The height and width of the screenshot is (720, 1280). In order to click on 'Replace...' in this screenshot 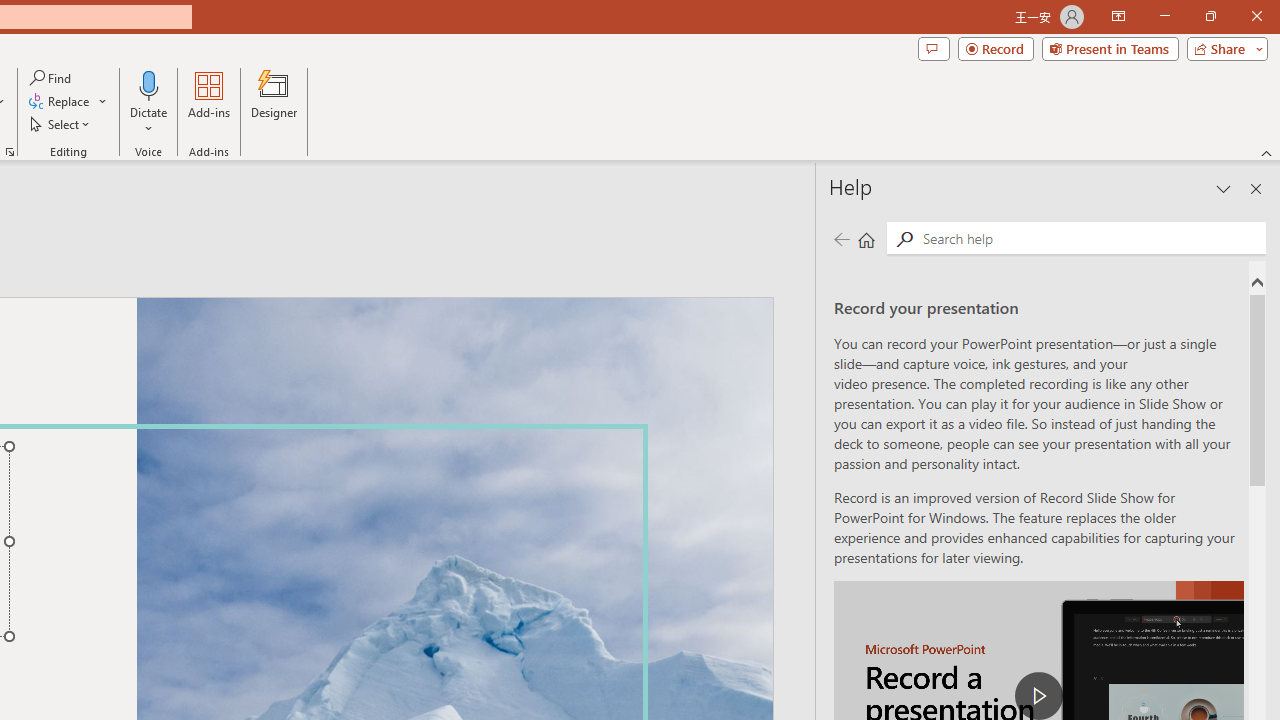, I will do `click(69, 101)`.